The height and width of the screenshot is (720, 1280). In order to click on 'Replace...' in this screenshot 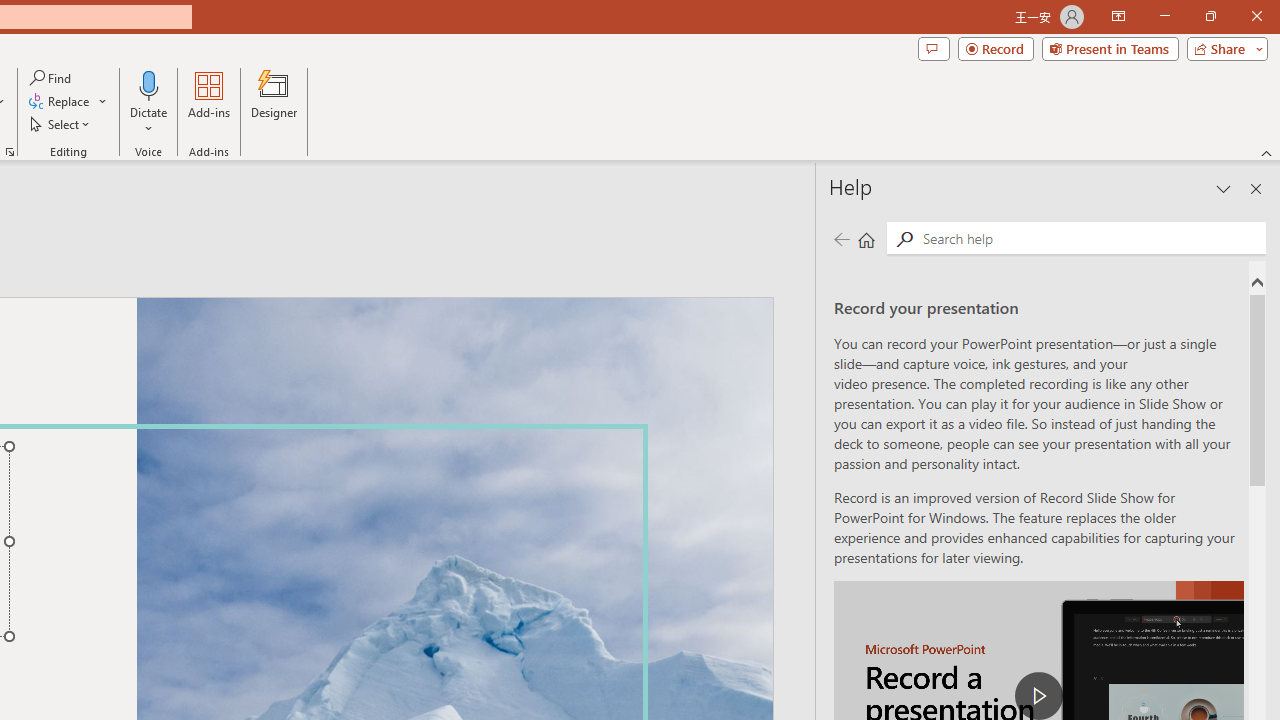, I will do `click(69, 101)`.